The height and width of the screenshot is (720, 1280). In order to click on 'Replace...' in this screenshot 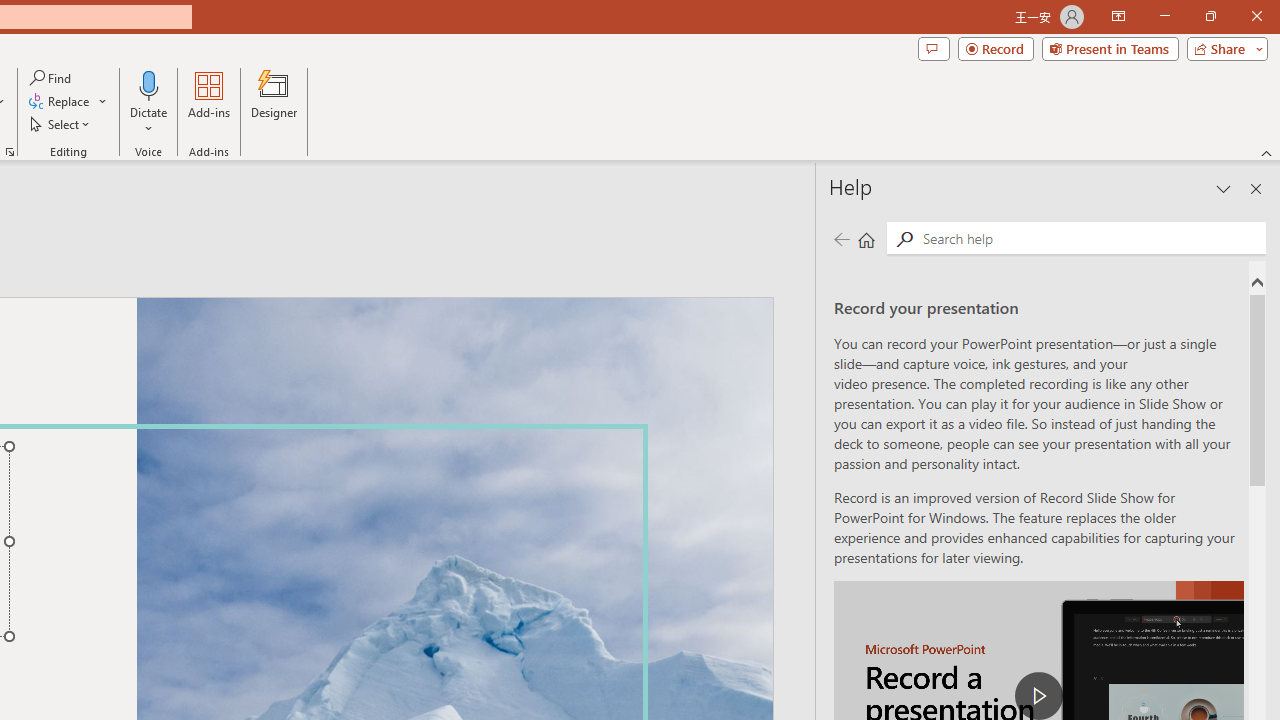, I will do `click(69, 101)`.